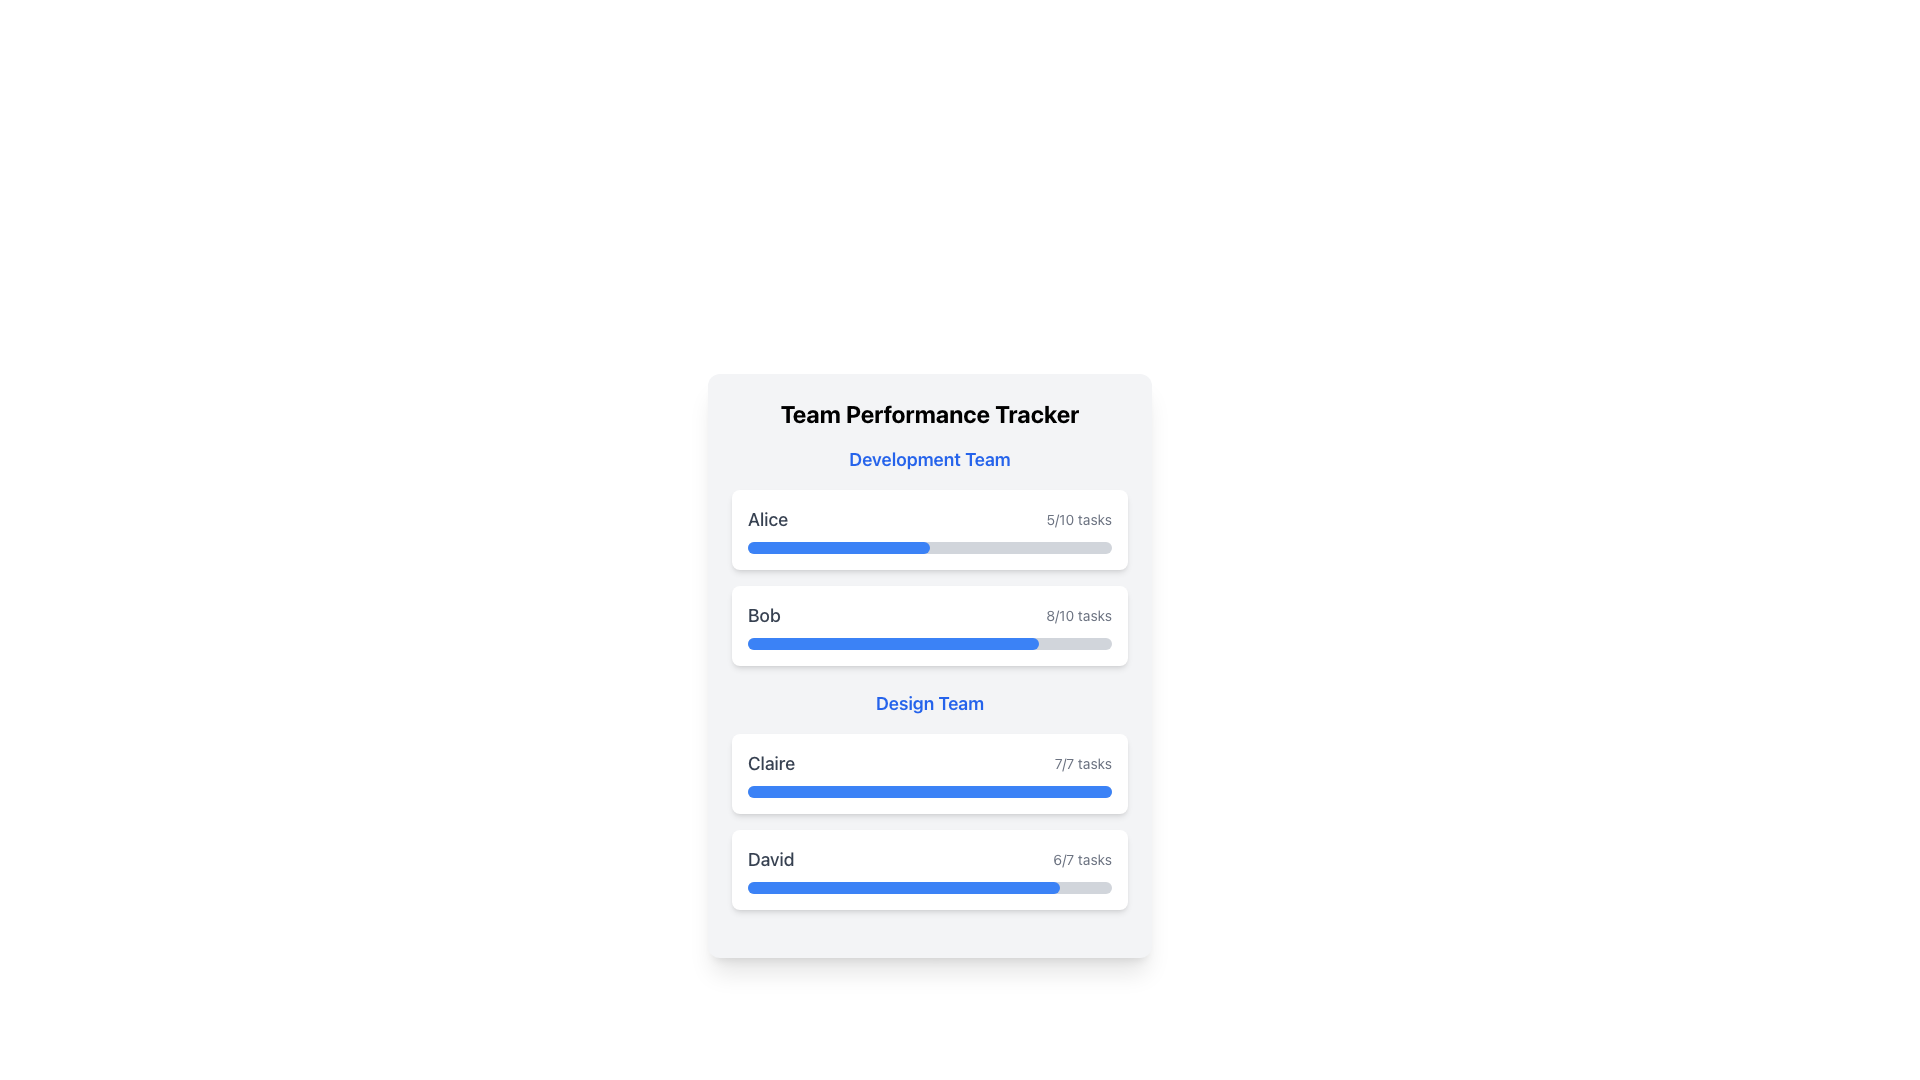 The image size is (1920, 1080). What do you see at coordinates (1078, 615) in the screenshot?
I see `the text label indicating Bob's task completion status (8 out of 10 tasks completed) located in the second row of the 'Development Team' group, aligned to the right of Bob's name` at bounding box center [1078, 615].